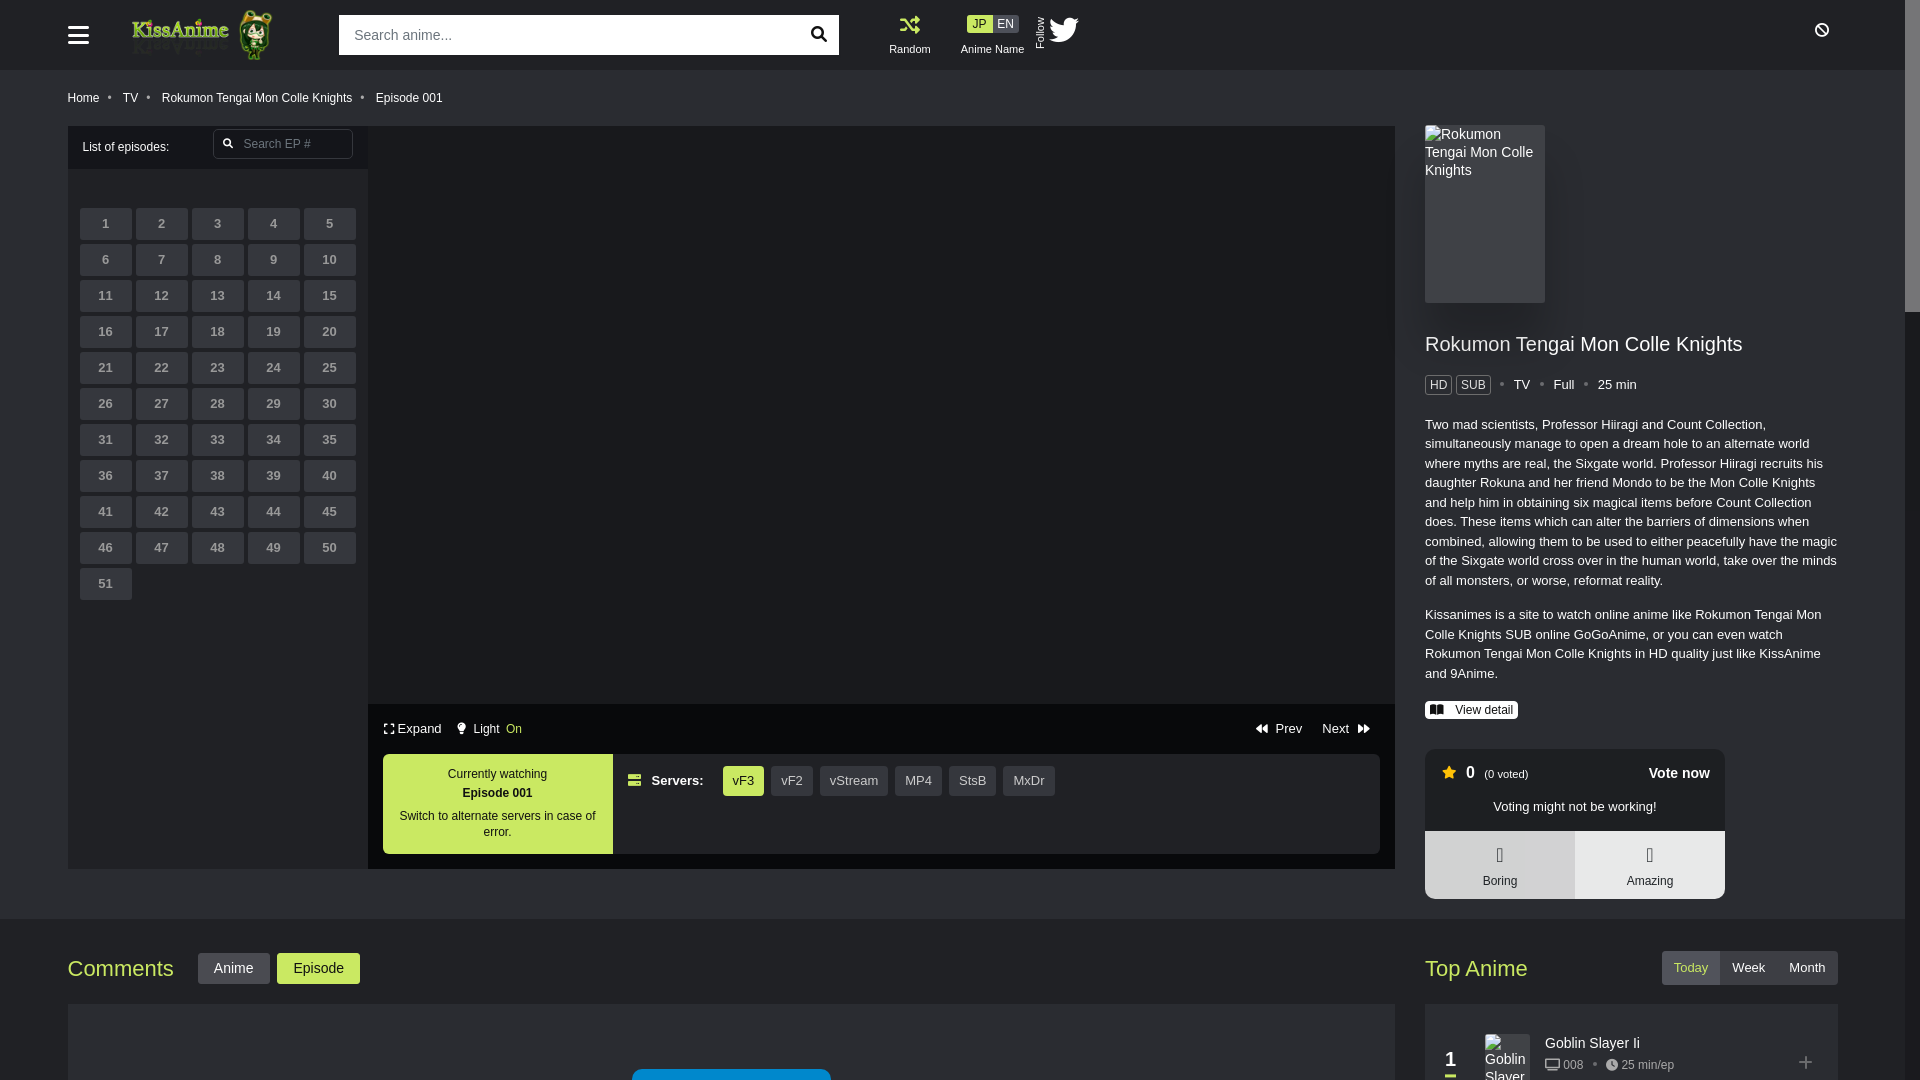  What do you see at coordinates (854, 779) in the screenshot?
I see `'vStream'` at bounding box center [854, 779].